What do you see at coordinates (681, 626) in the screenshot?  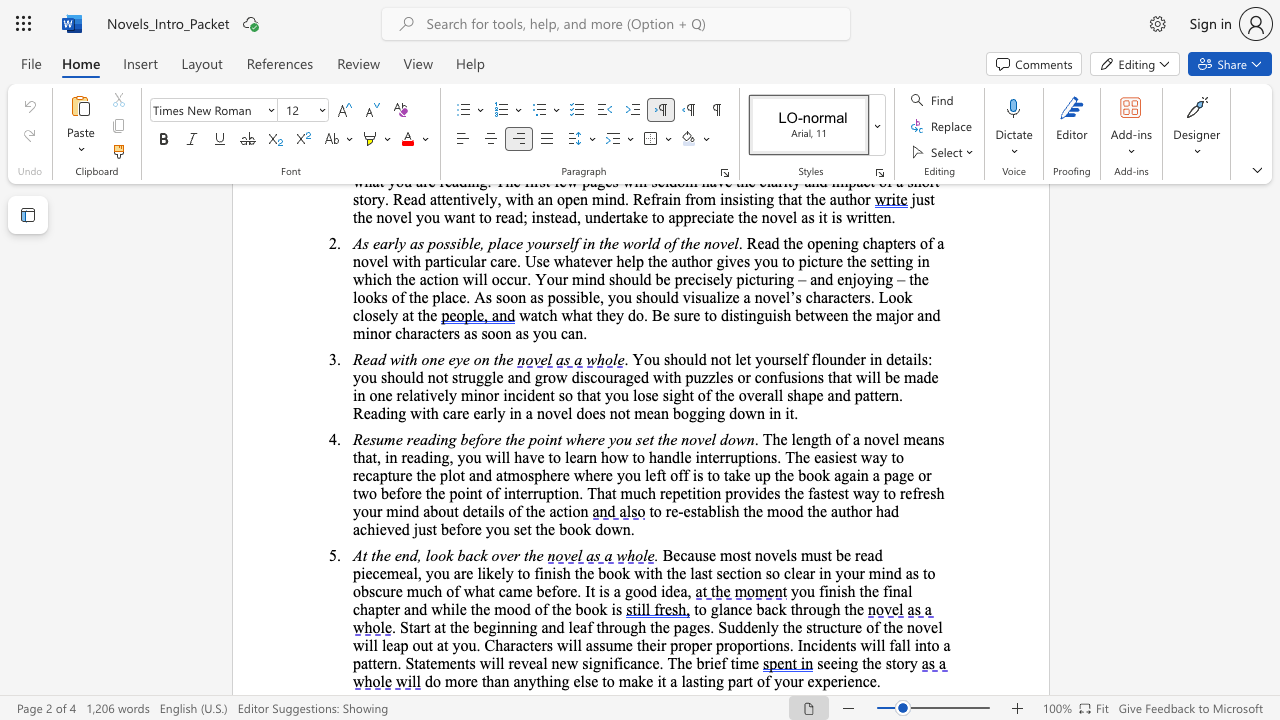 I see `the subset text "ages. Suddenly the structure of the novel will leap out at you. Charac" within the text ". Start at the beginning and leaf through the pages. Suddenly the structure of the novel will leap out at you. Characters will assume their proper proportions. Incidents will fall into a pattern. Statements will reveal new significance. The brief time"` at bounding box center [681, 626].